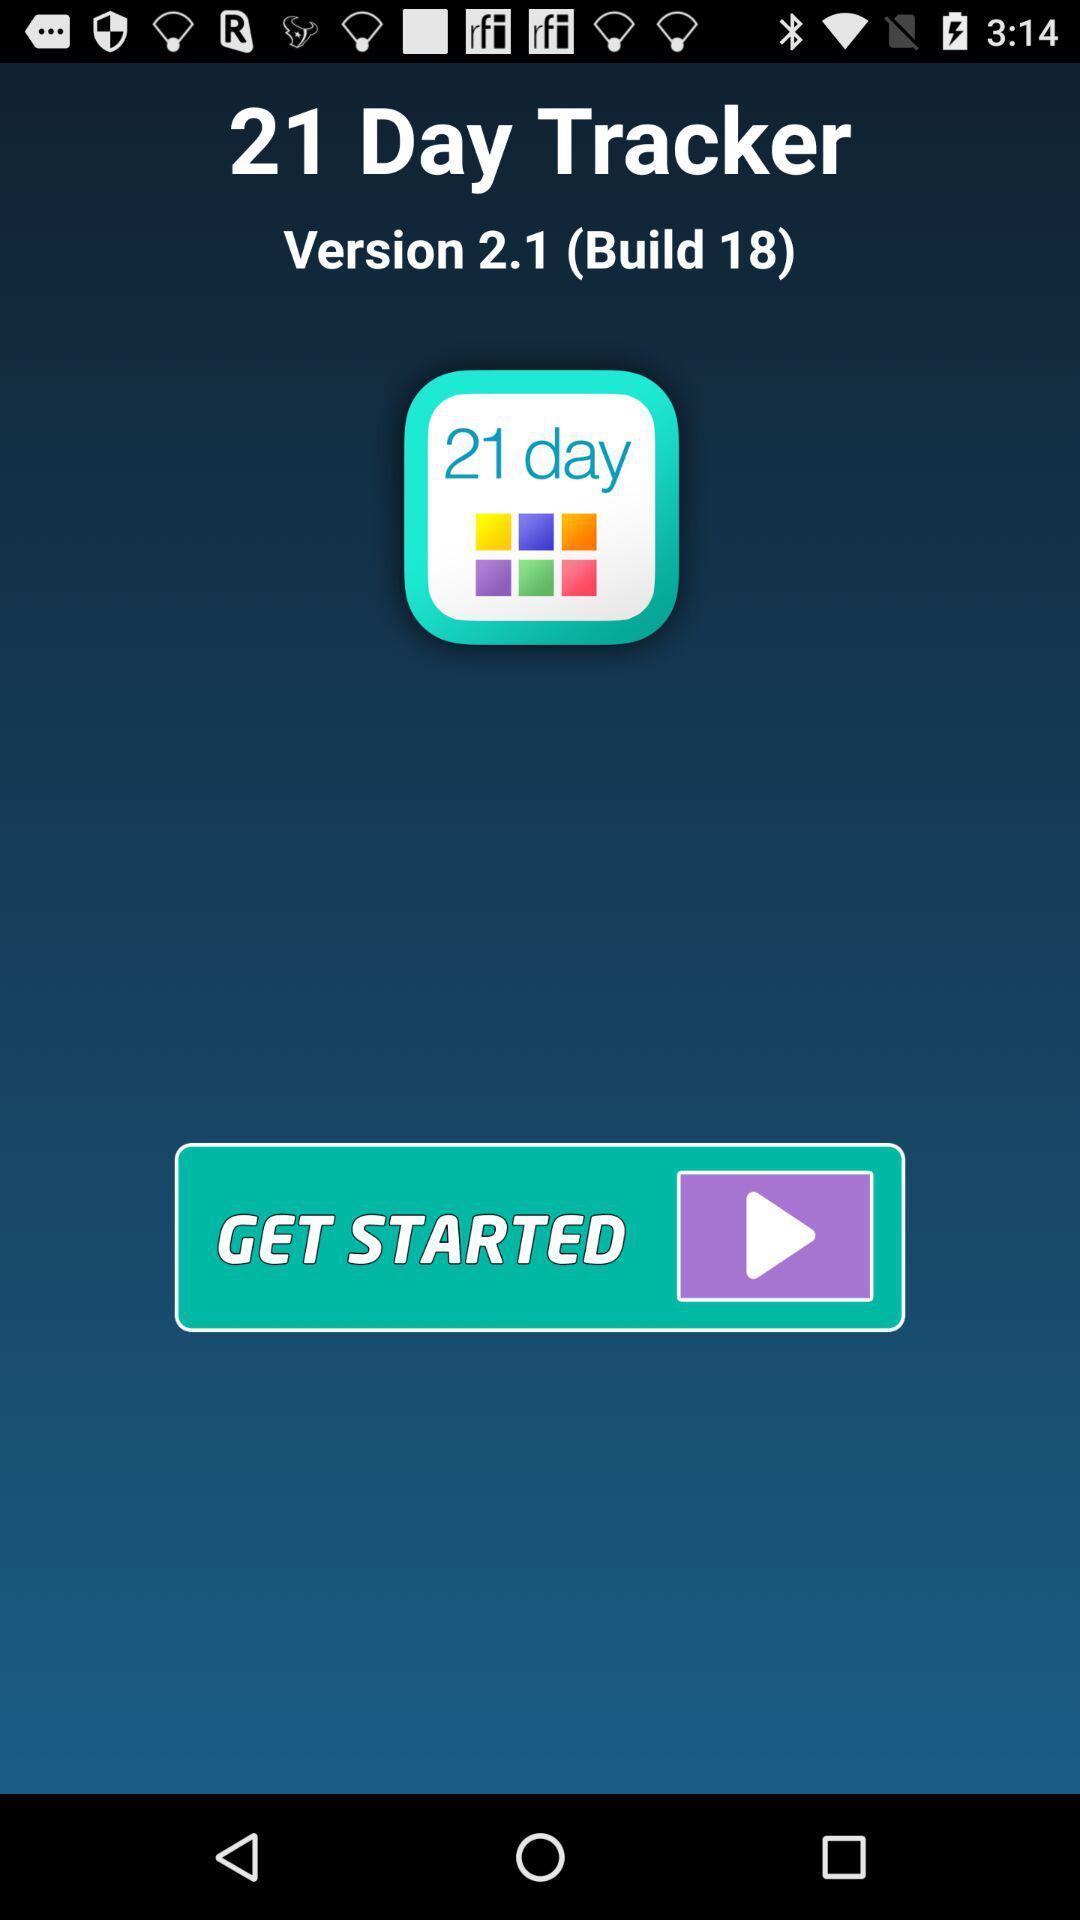 The width and height of the screenshot is (1080, 1920). I want to click on start the tracker, so click(540, 1236).